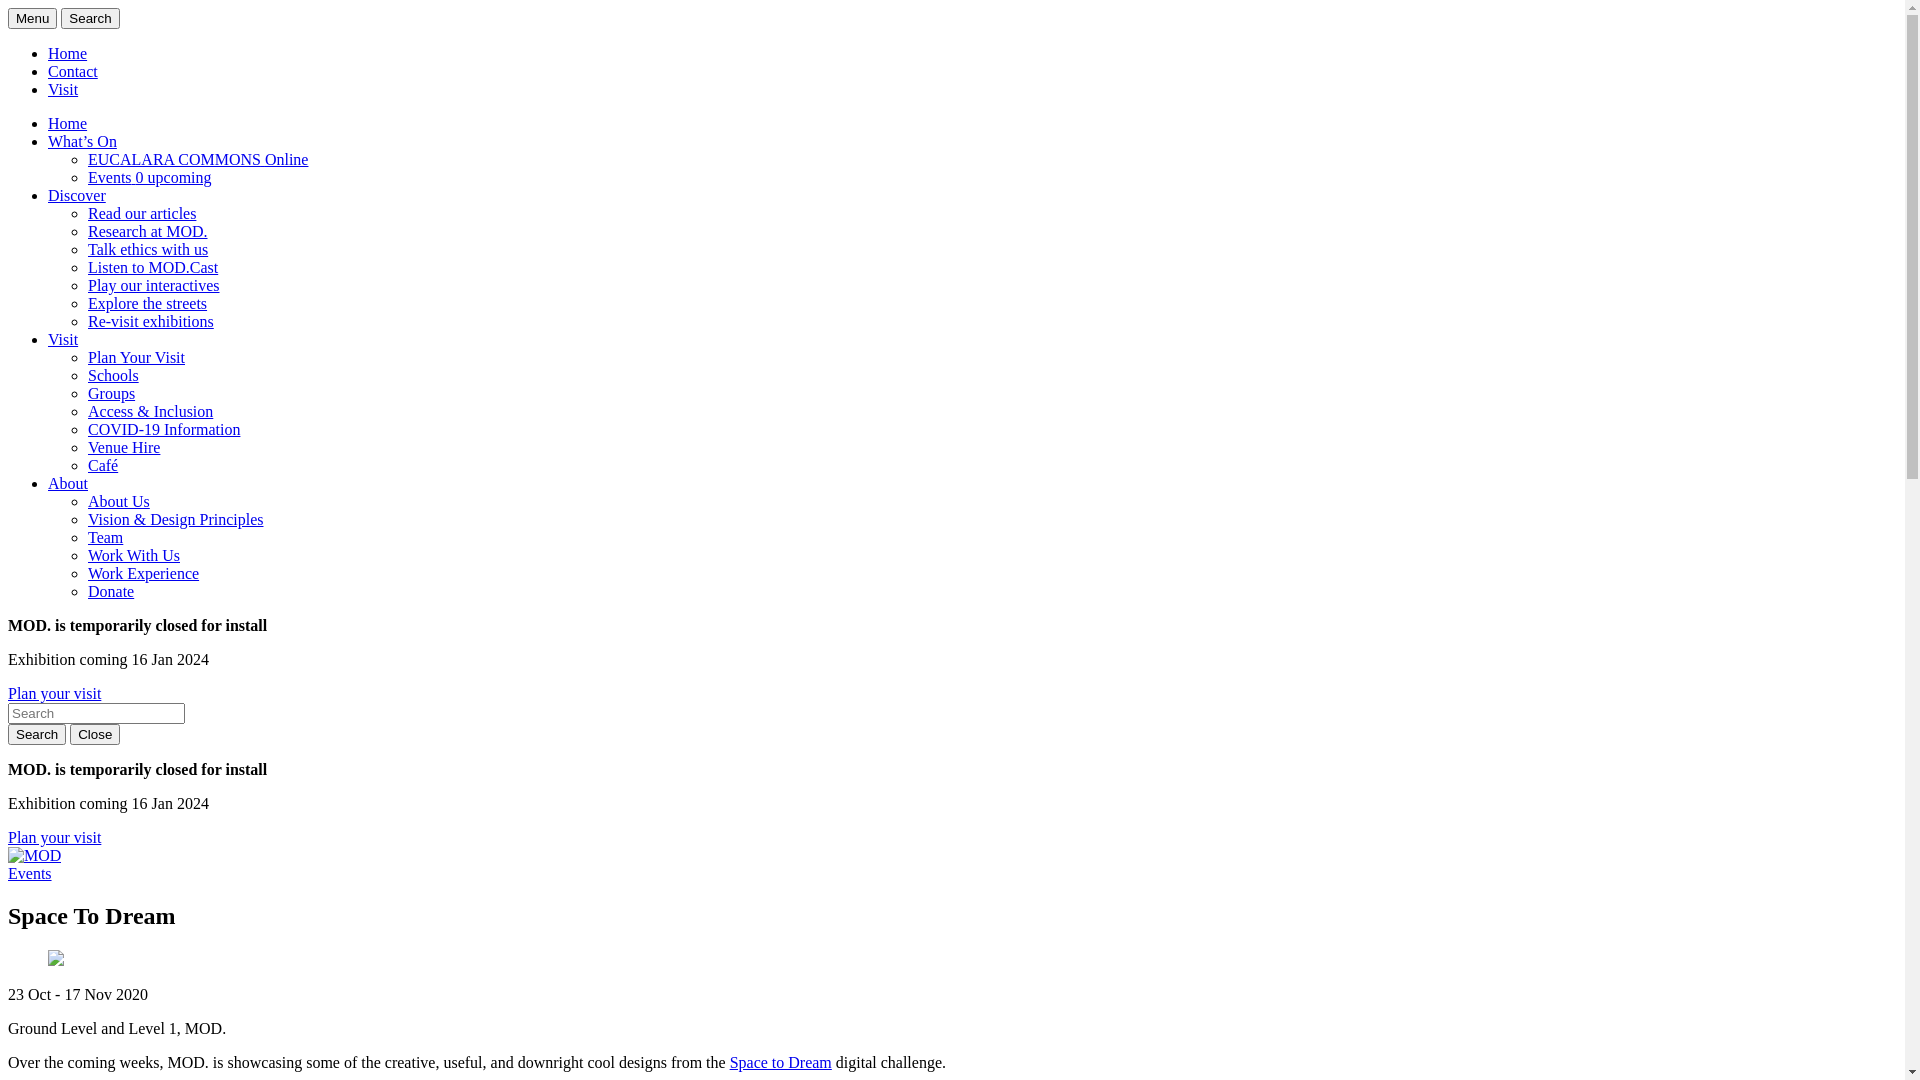 This screenshot has height=1080, width=1920. Describe the element at coordinates (67, 483) in the screenshot. I see `'About'` at that location.